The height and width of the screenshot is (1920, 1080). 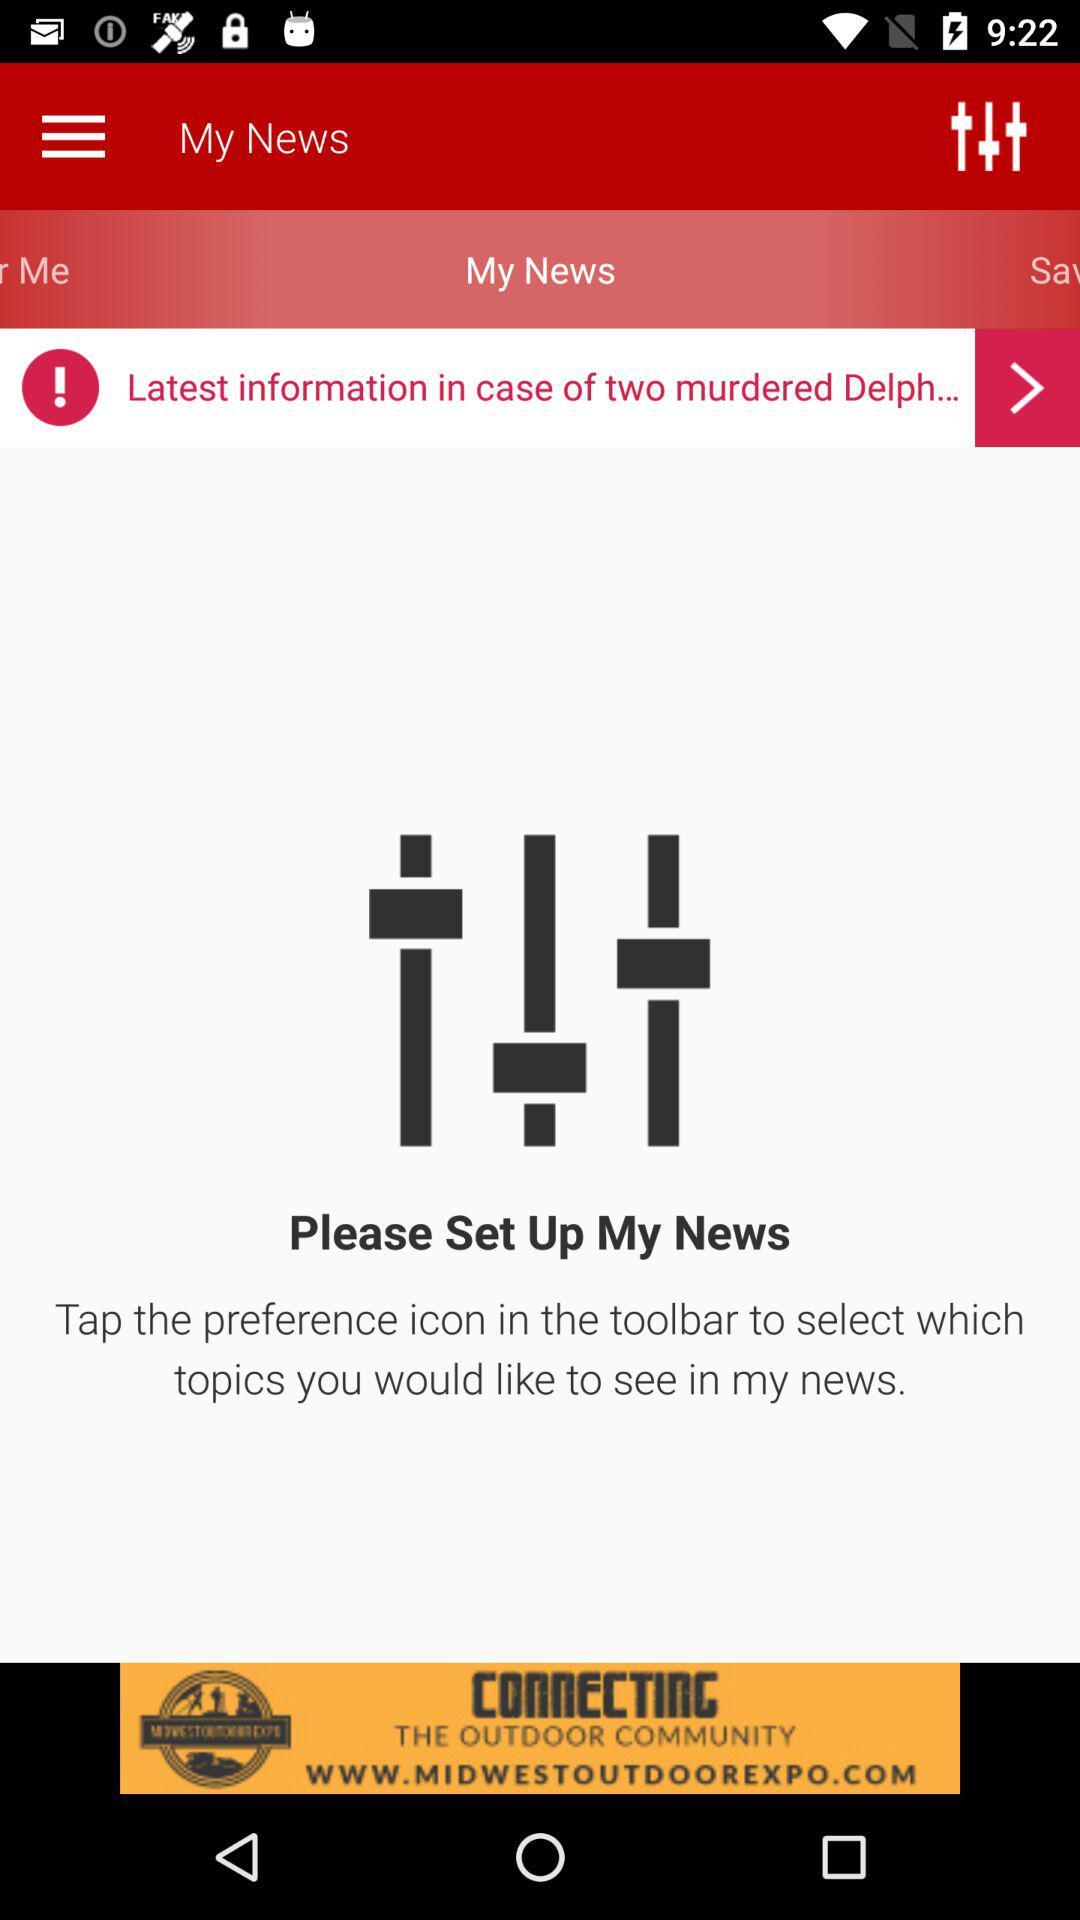 I want to click on the button below the text me on the web page, so click(x=59, y=388).